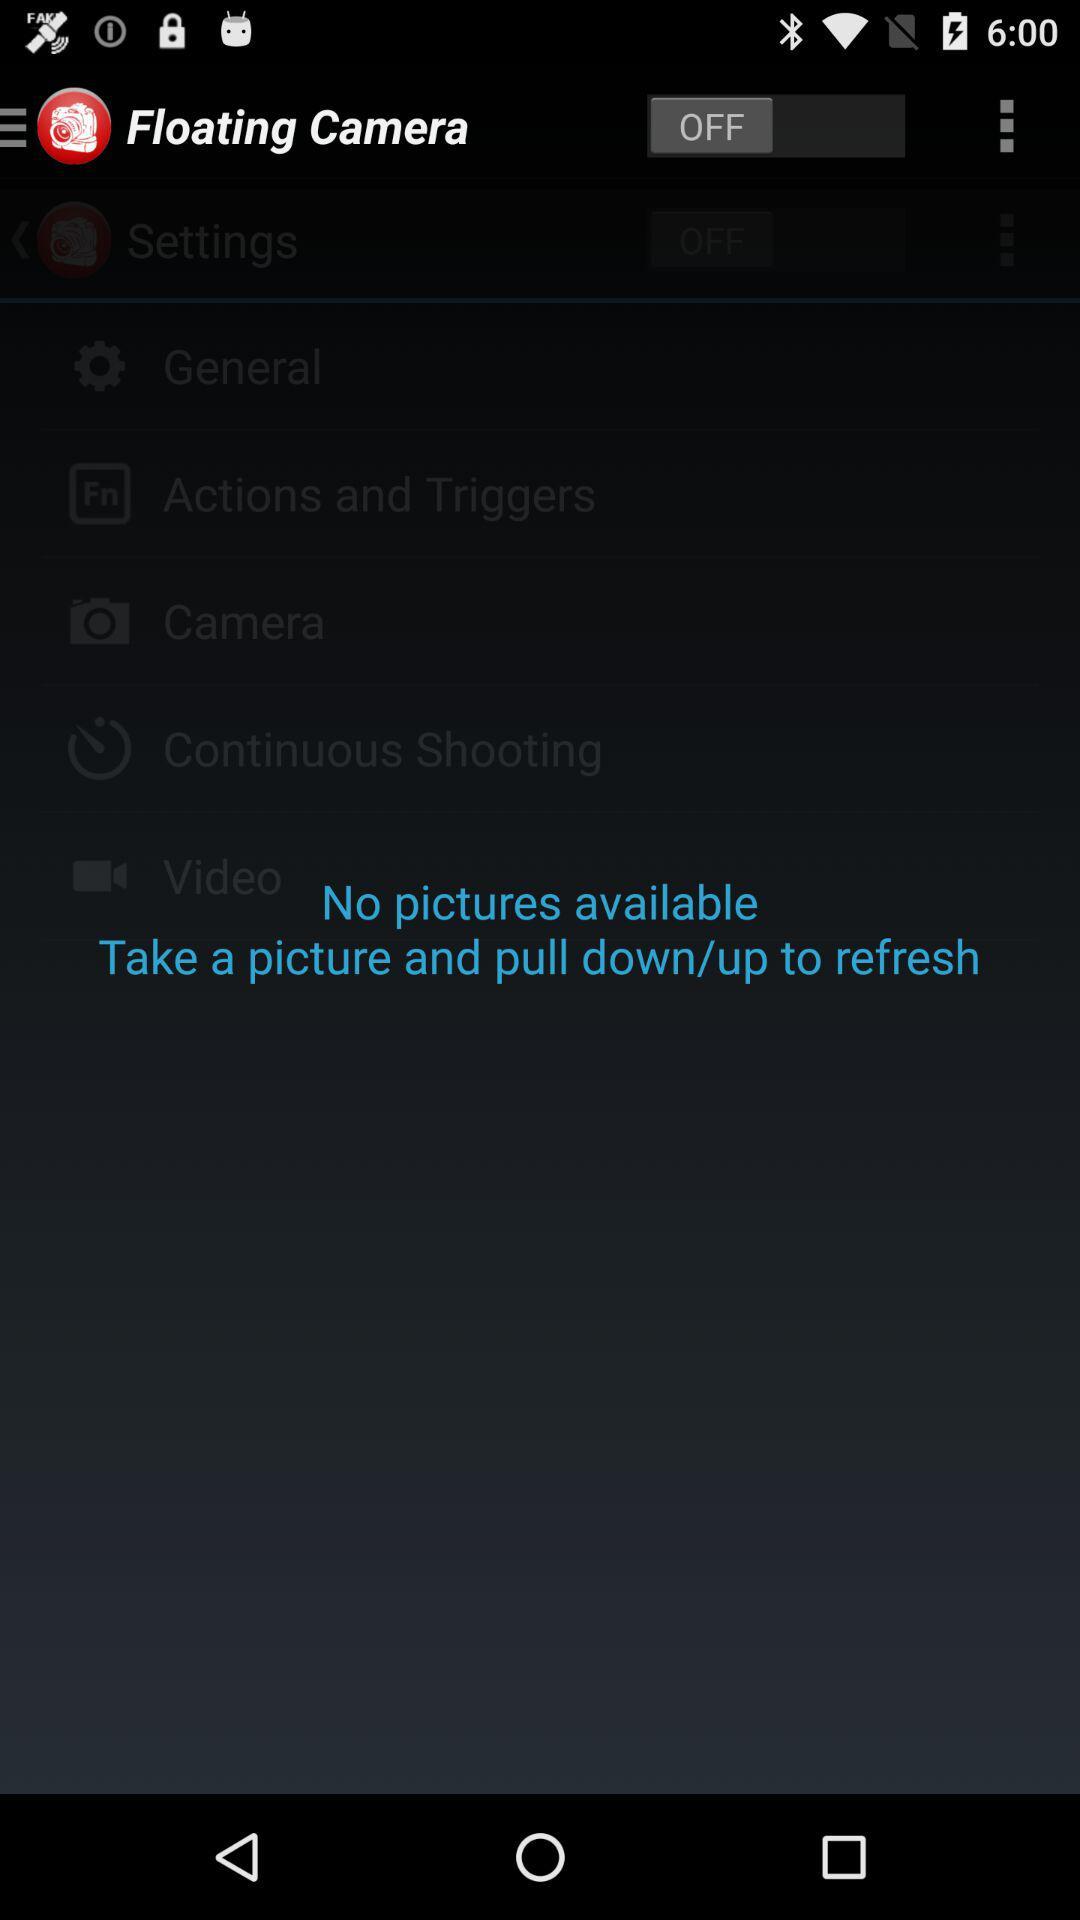 This screenshot has width=1080, height=1920. Describe the element at coordinates (775, 124) in the screenshot. I see `camera on/off` at that location.